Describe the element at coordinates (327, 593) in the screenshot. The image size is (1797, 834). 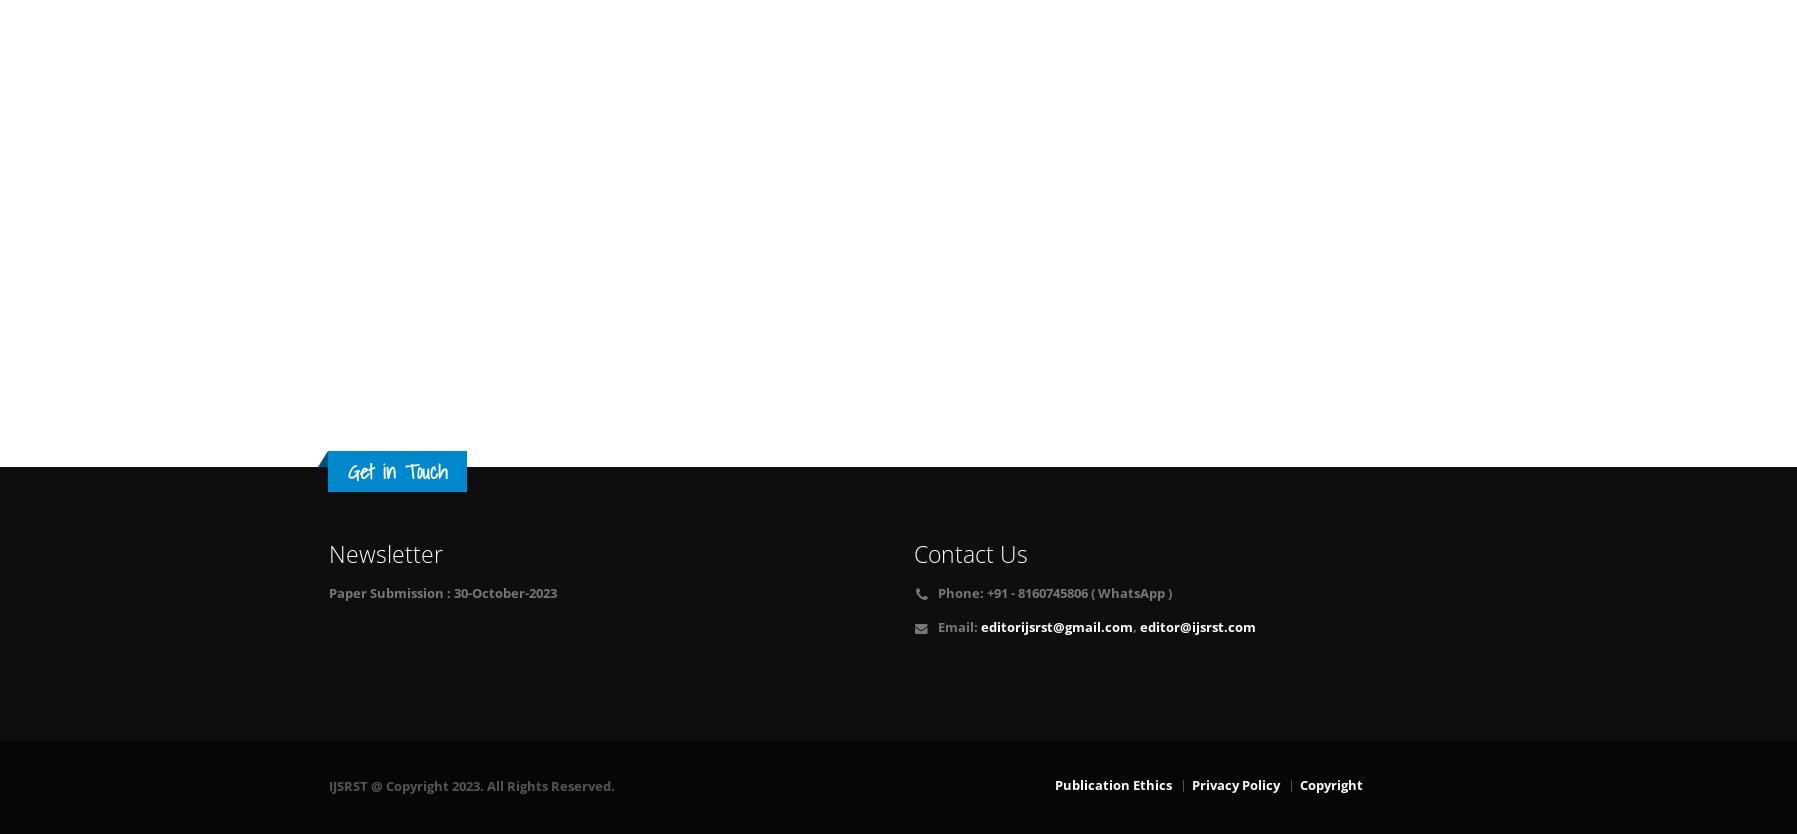
I see `'Paper Submission :
            30-October-2023'` at that location.